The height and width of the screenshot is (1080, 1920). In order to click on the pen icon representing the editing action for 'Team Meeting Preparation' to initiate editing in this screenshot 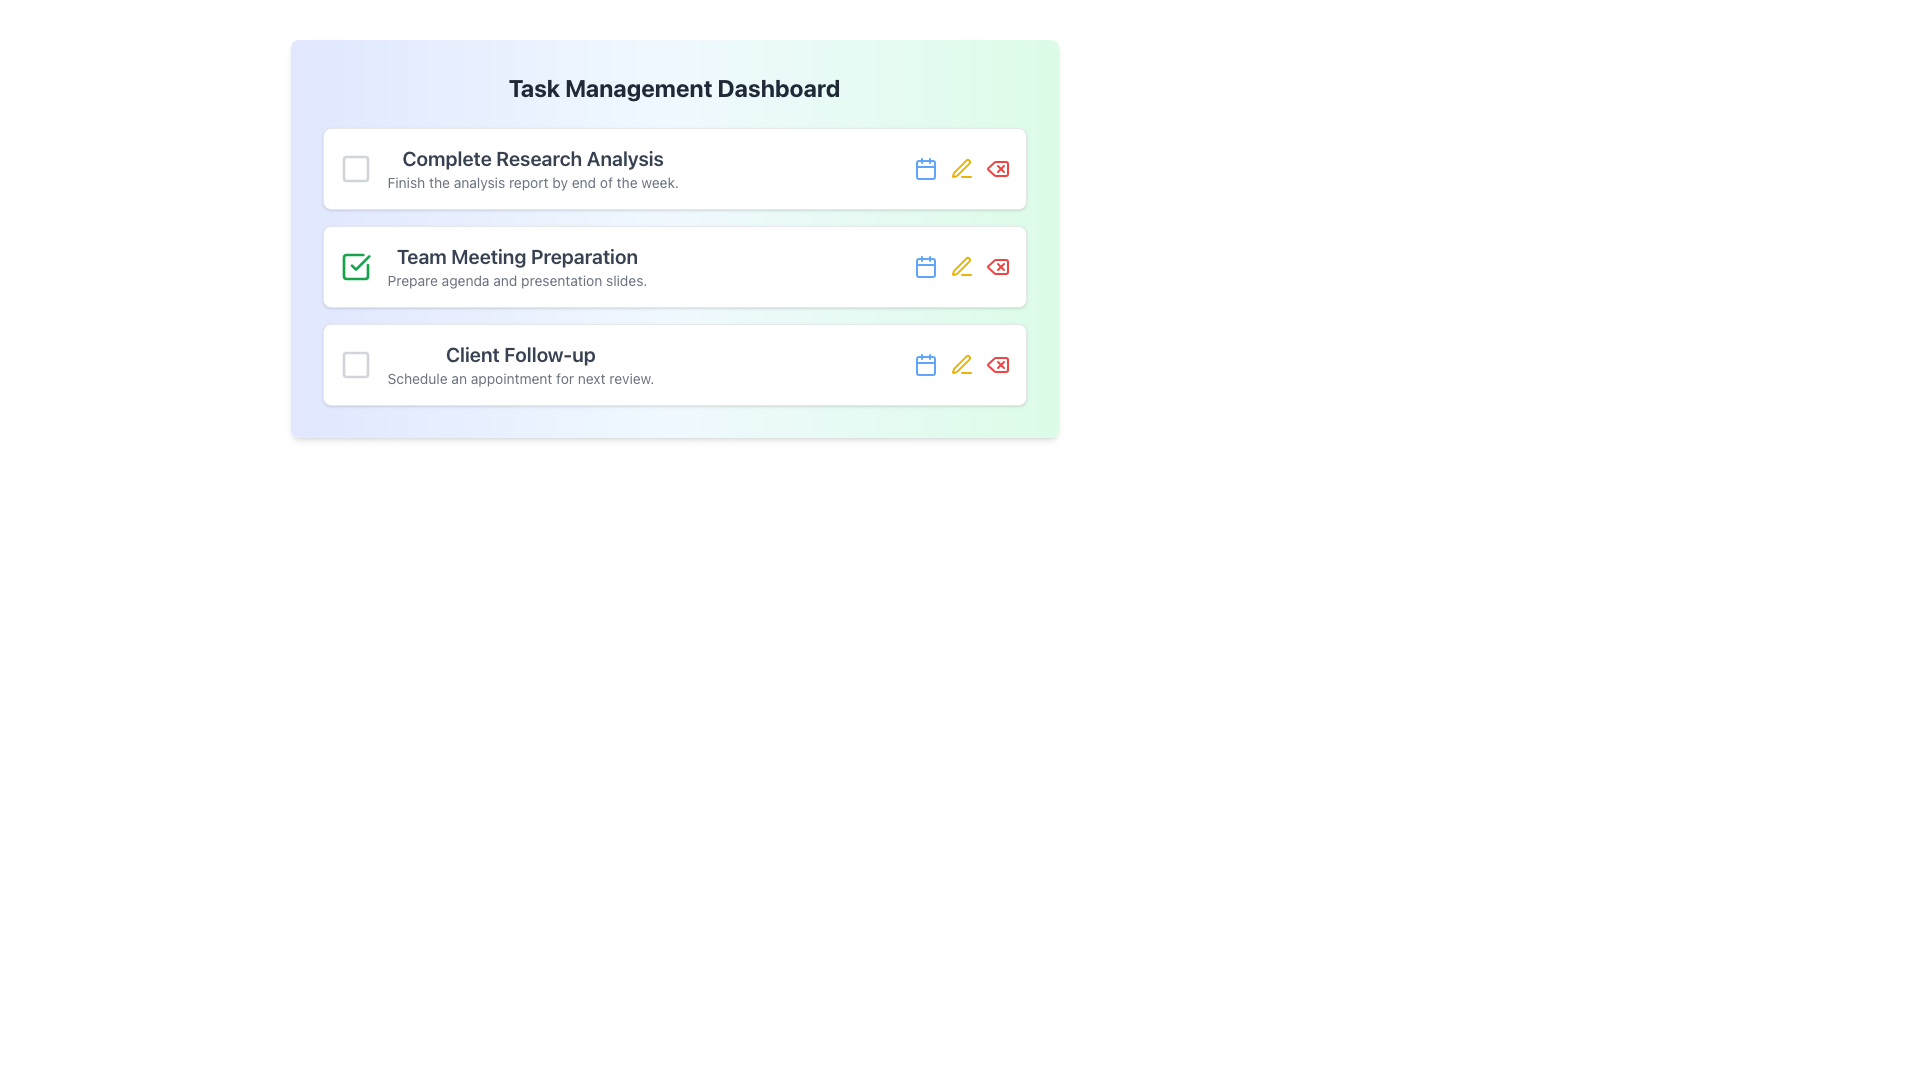, I will do `click(961, 365)`.